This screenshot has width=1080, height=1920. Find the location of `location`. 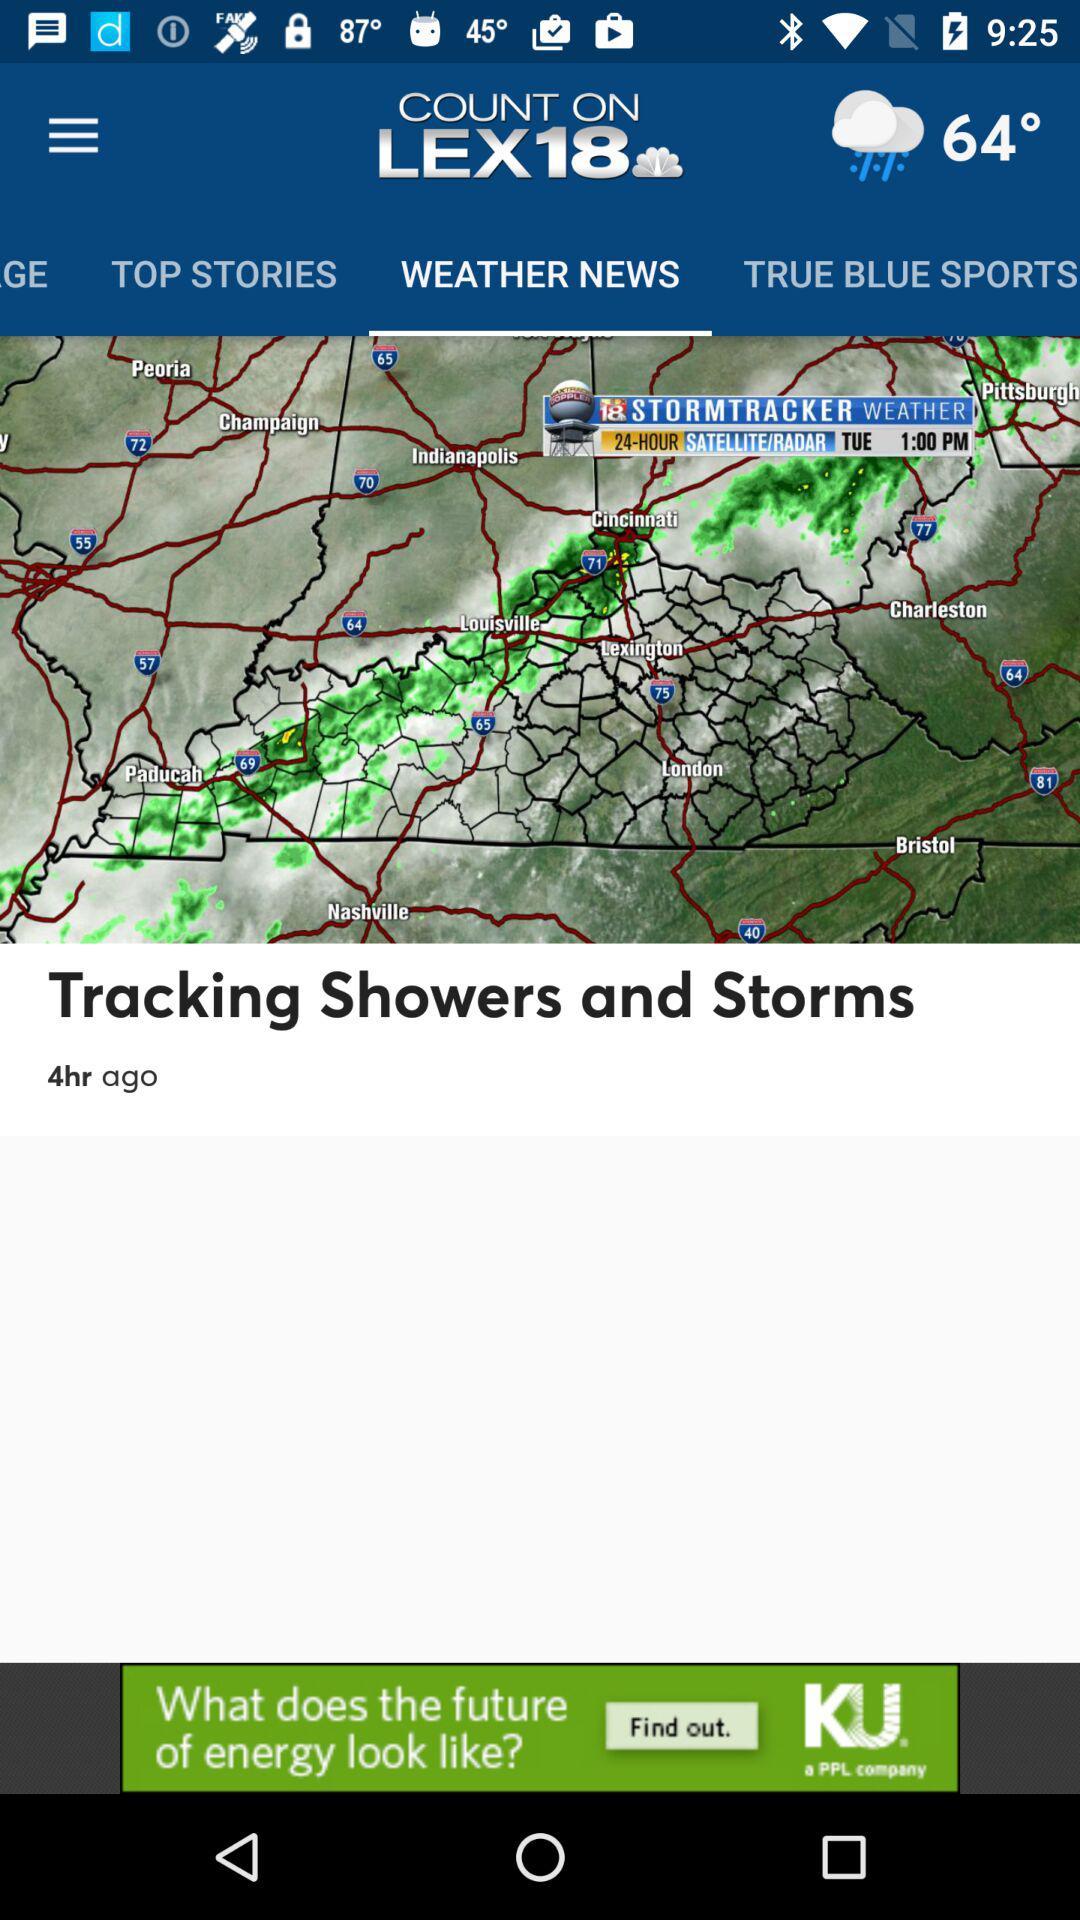

location is located at coordinates (876, 135).